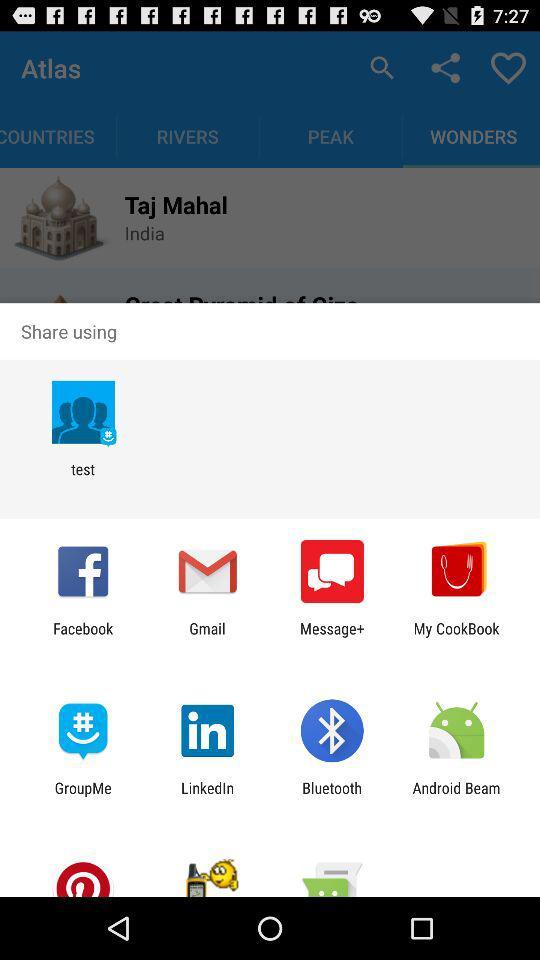 This screenshot has height=960, width=540. I want to click on icon next to the bluetooth icon, so click(456, 796).